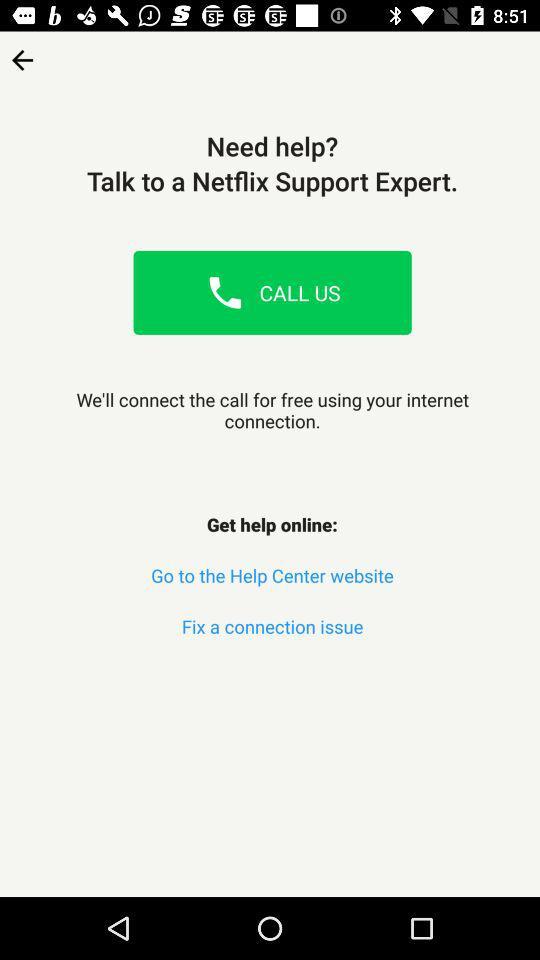 Image resolution: width=540 pixels, height=960 pixels. I want to click on the go to the item, so click(271, 575).